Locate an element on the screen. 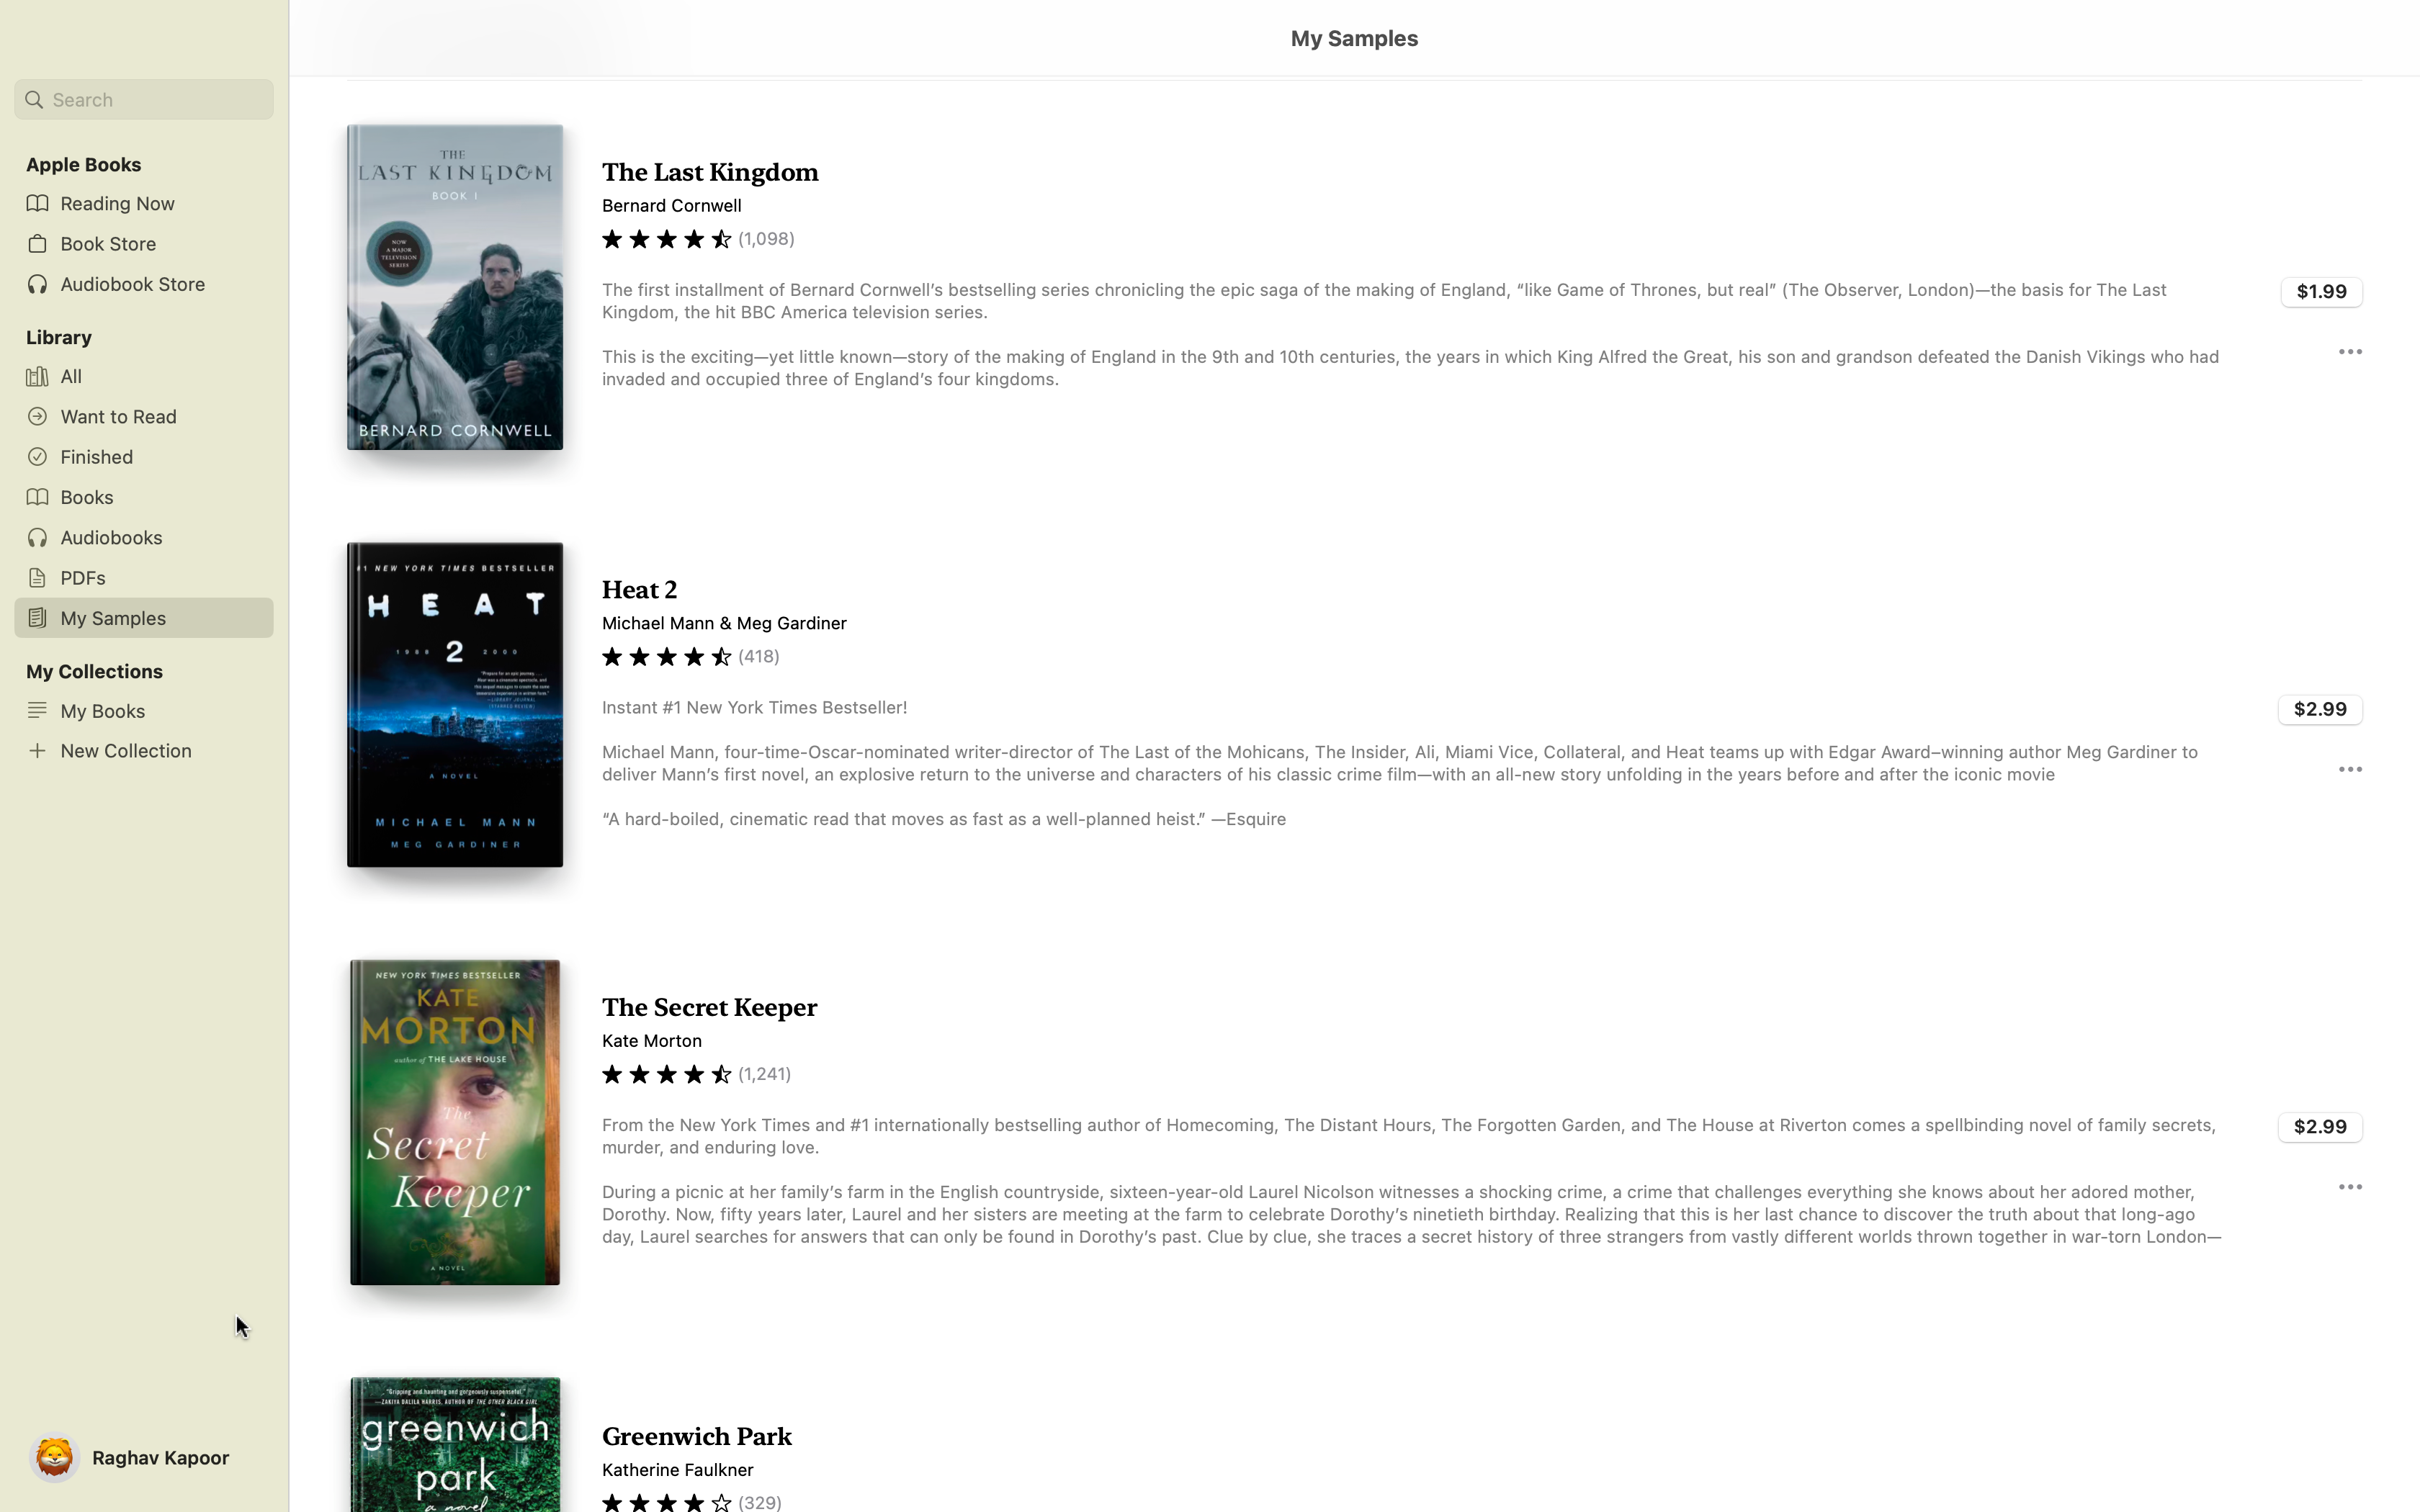  To learn more details about the book "Last Kingdom", click the three-dot menu button is located at coordinates (2348, 349).